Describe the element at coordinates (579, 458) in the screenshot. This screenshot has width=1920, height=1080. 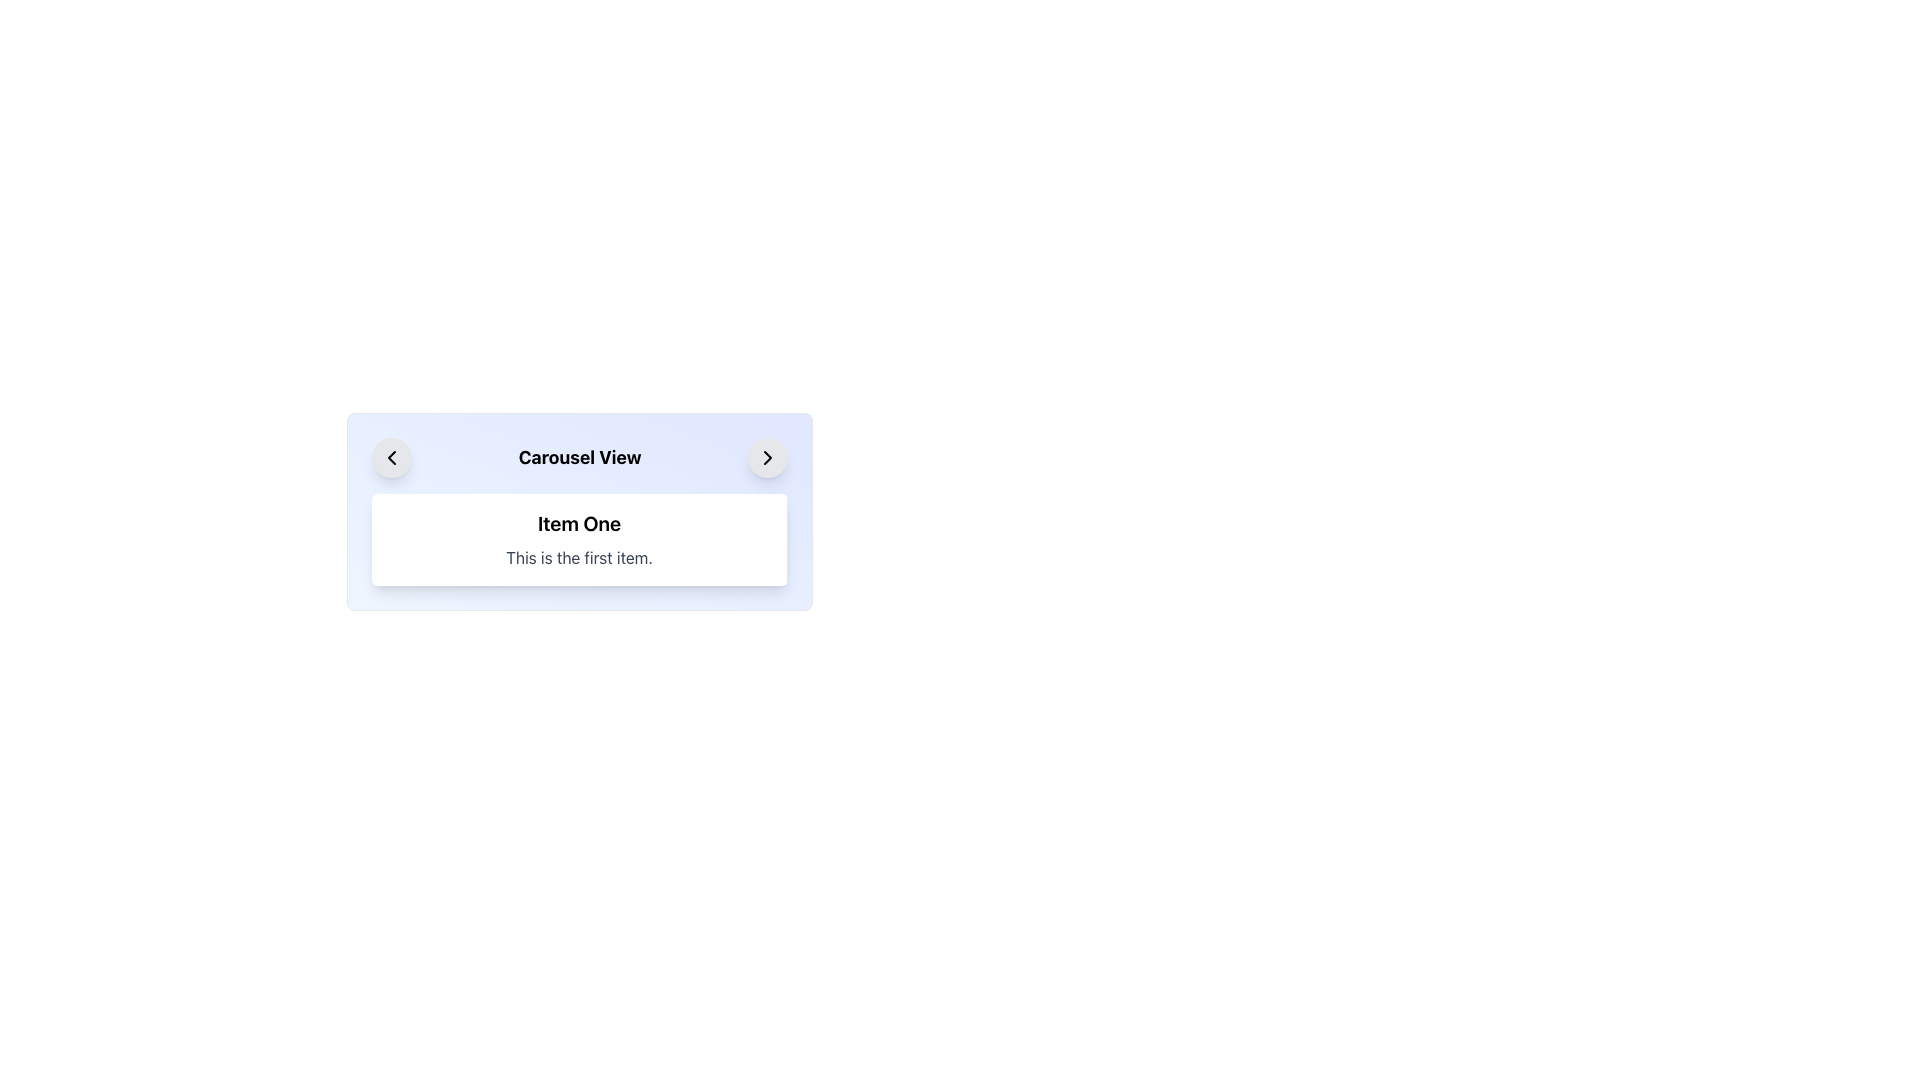
I see `the Header with navigation controls, which serves as a navigation header for a carousel interface, positioned at the top of the card-like section` at that location.